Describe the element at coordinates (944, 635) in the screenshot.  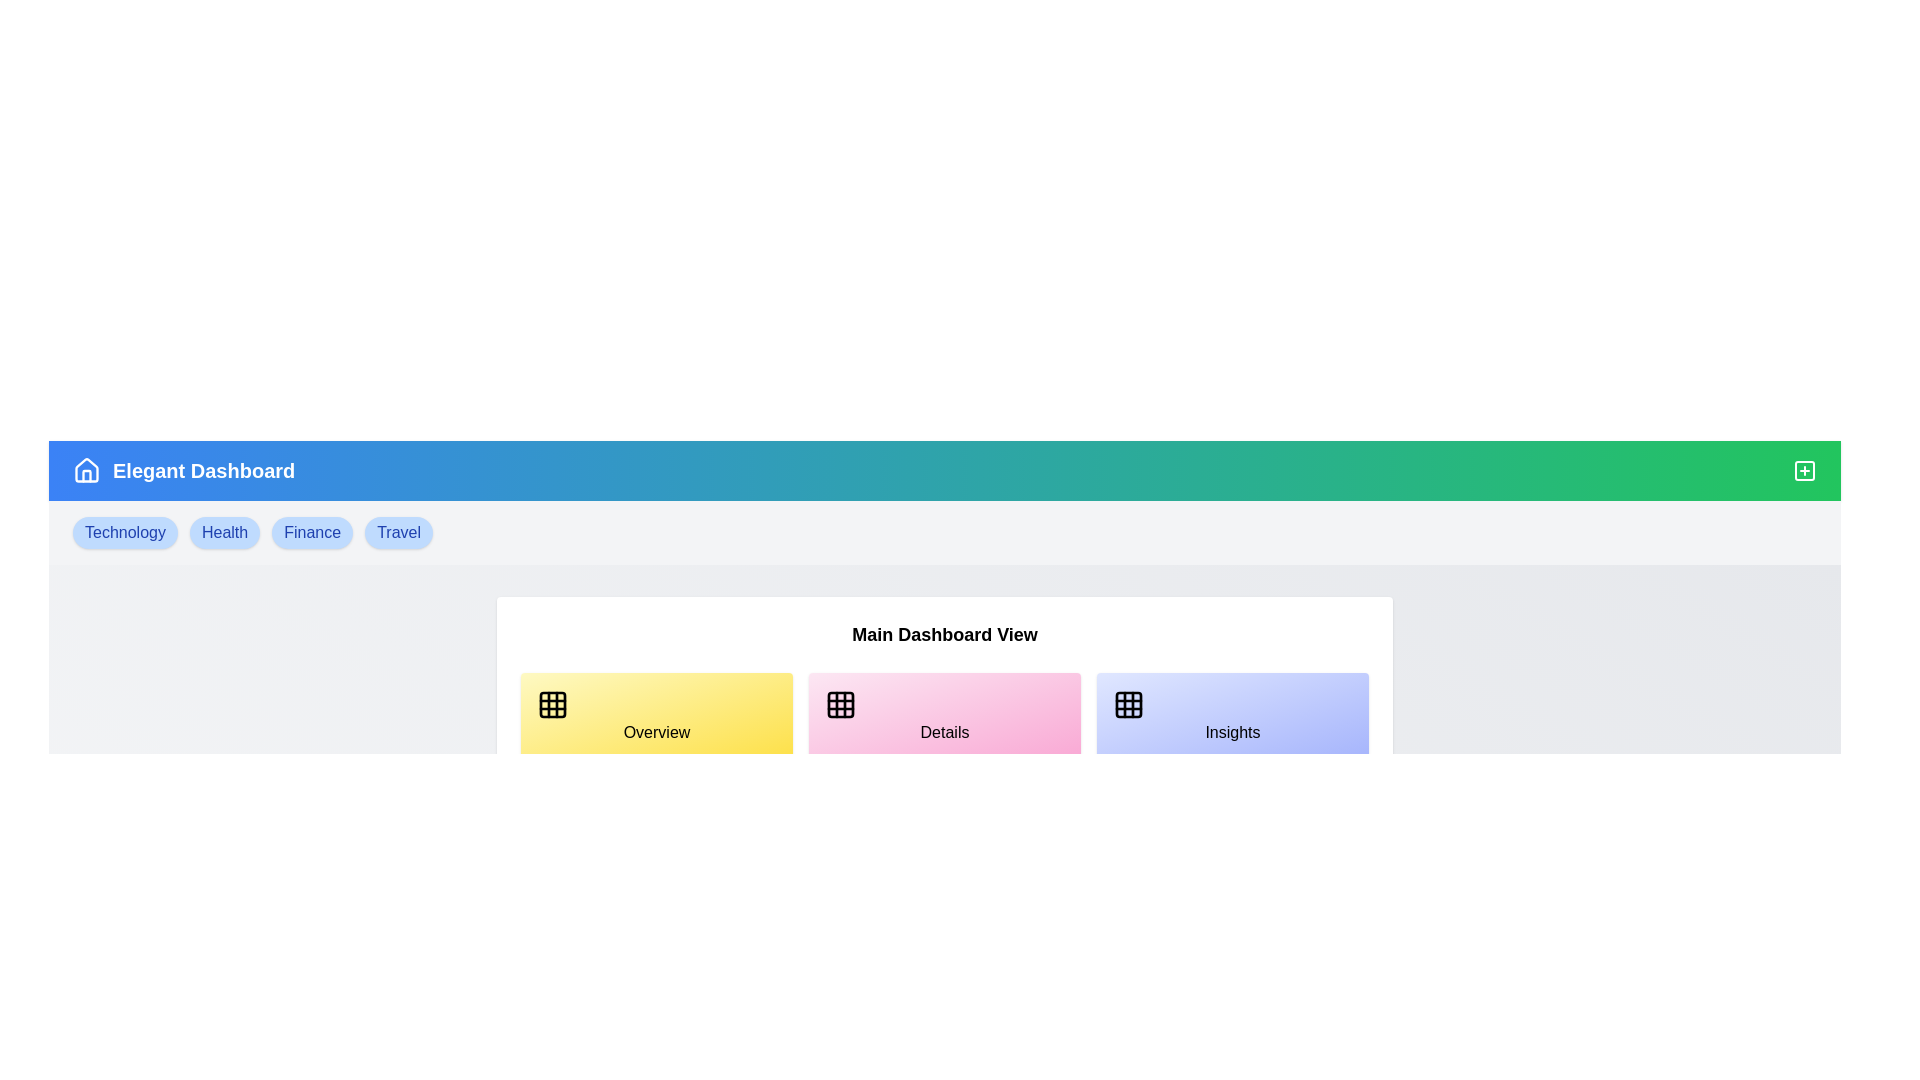
I see `the header text Main Dashboard View for informational purposes` at that location.